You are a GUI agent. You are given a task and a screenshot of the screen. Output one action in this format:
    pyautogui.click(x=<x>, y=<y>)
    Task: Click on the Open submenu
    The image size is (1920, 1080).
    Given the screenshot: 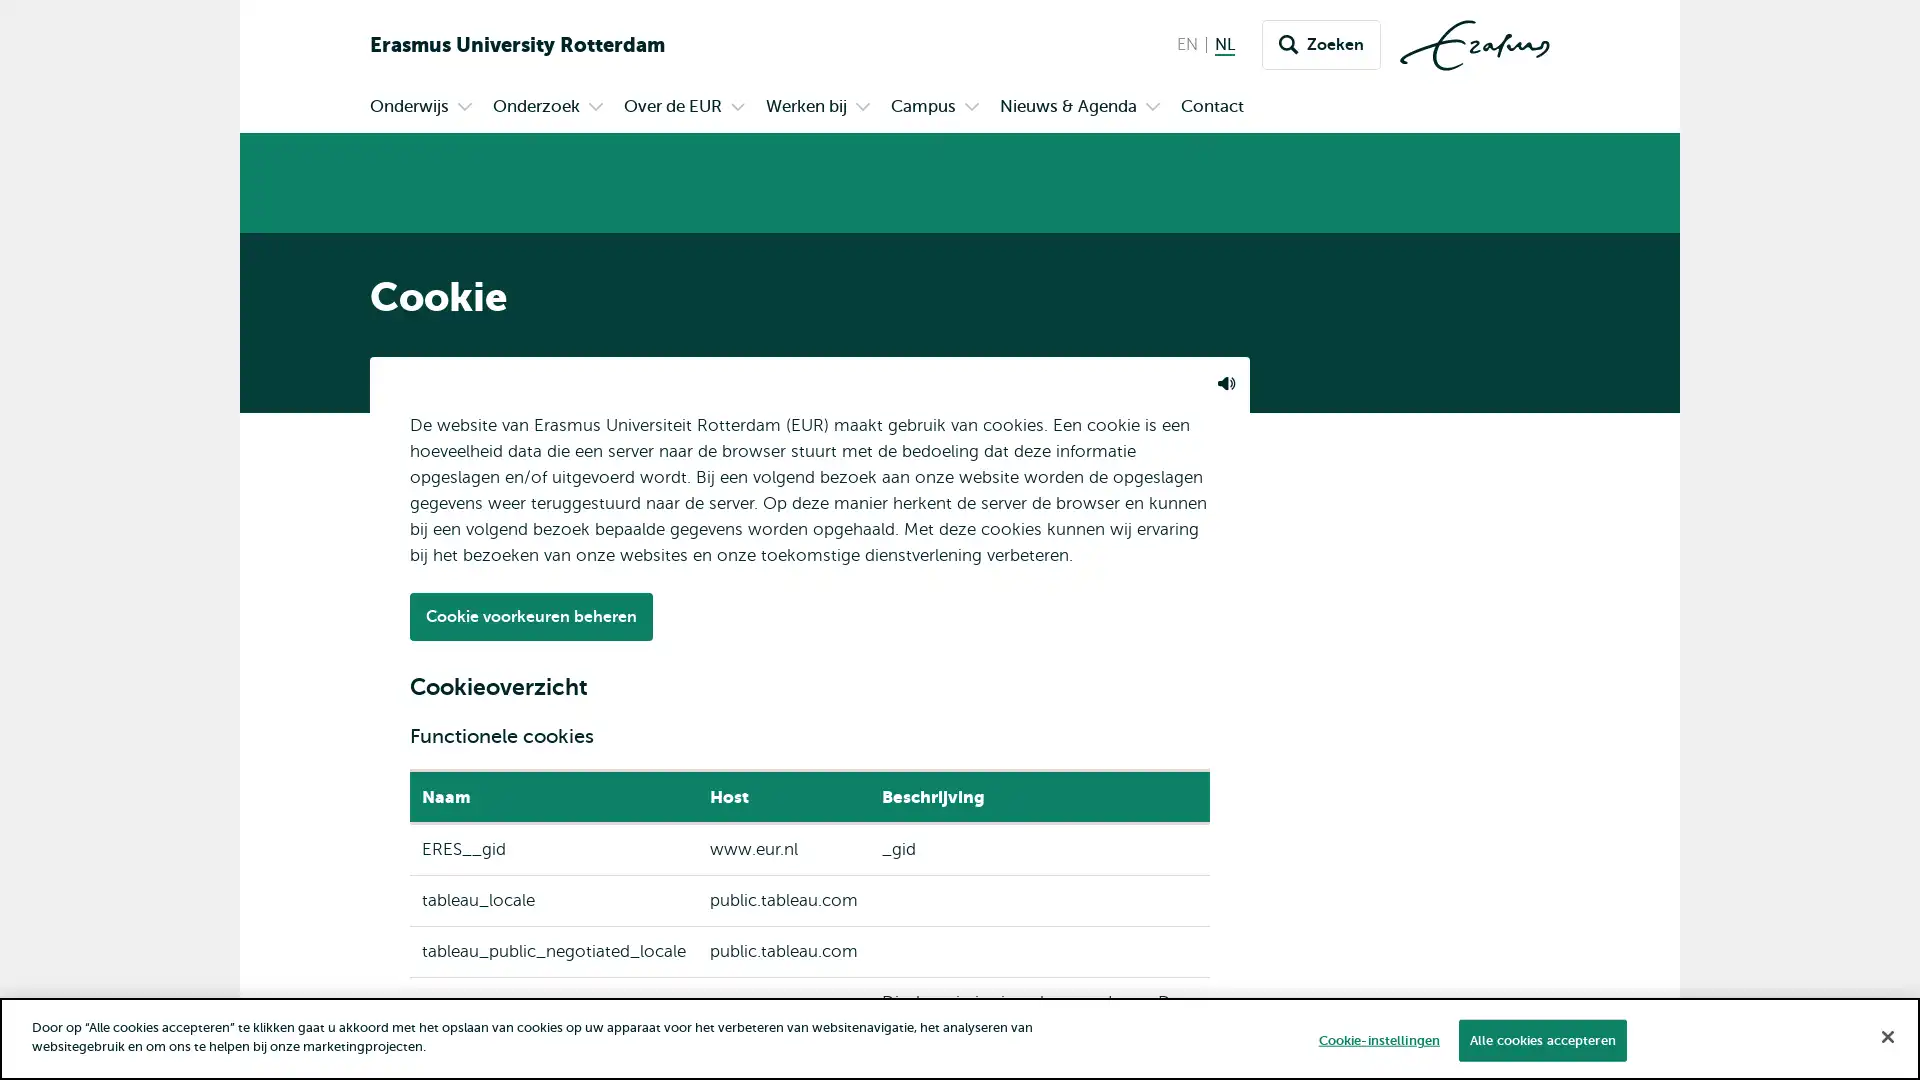 What is the action you would take?
    pyautogui.click(x=594, y=108)
    